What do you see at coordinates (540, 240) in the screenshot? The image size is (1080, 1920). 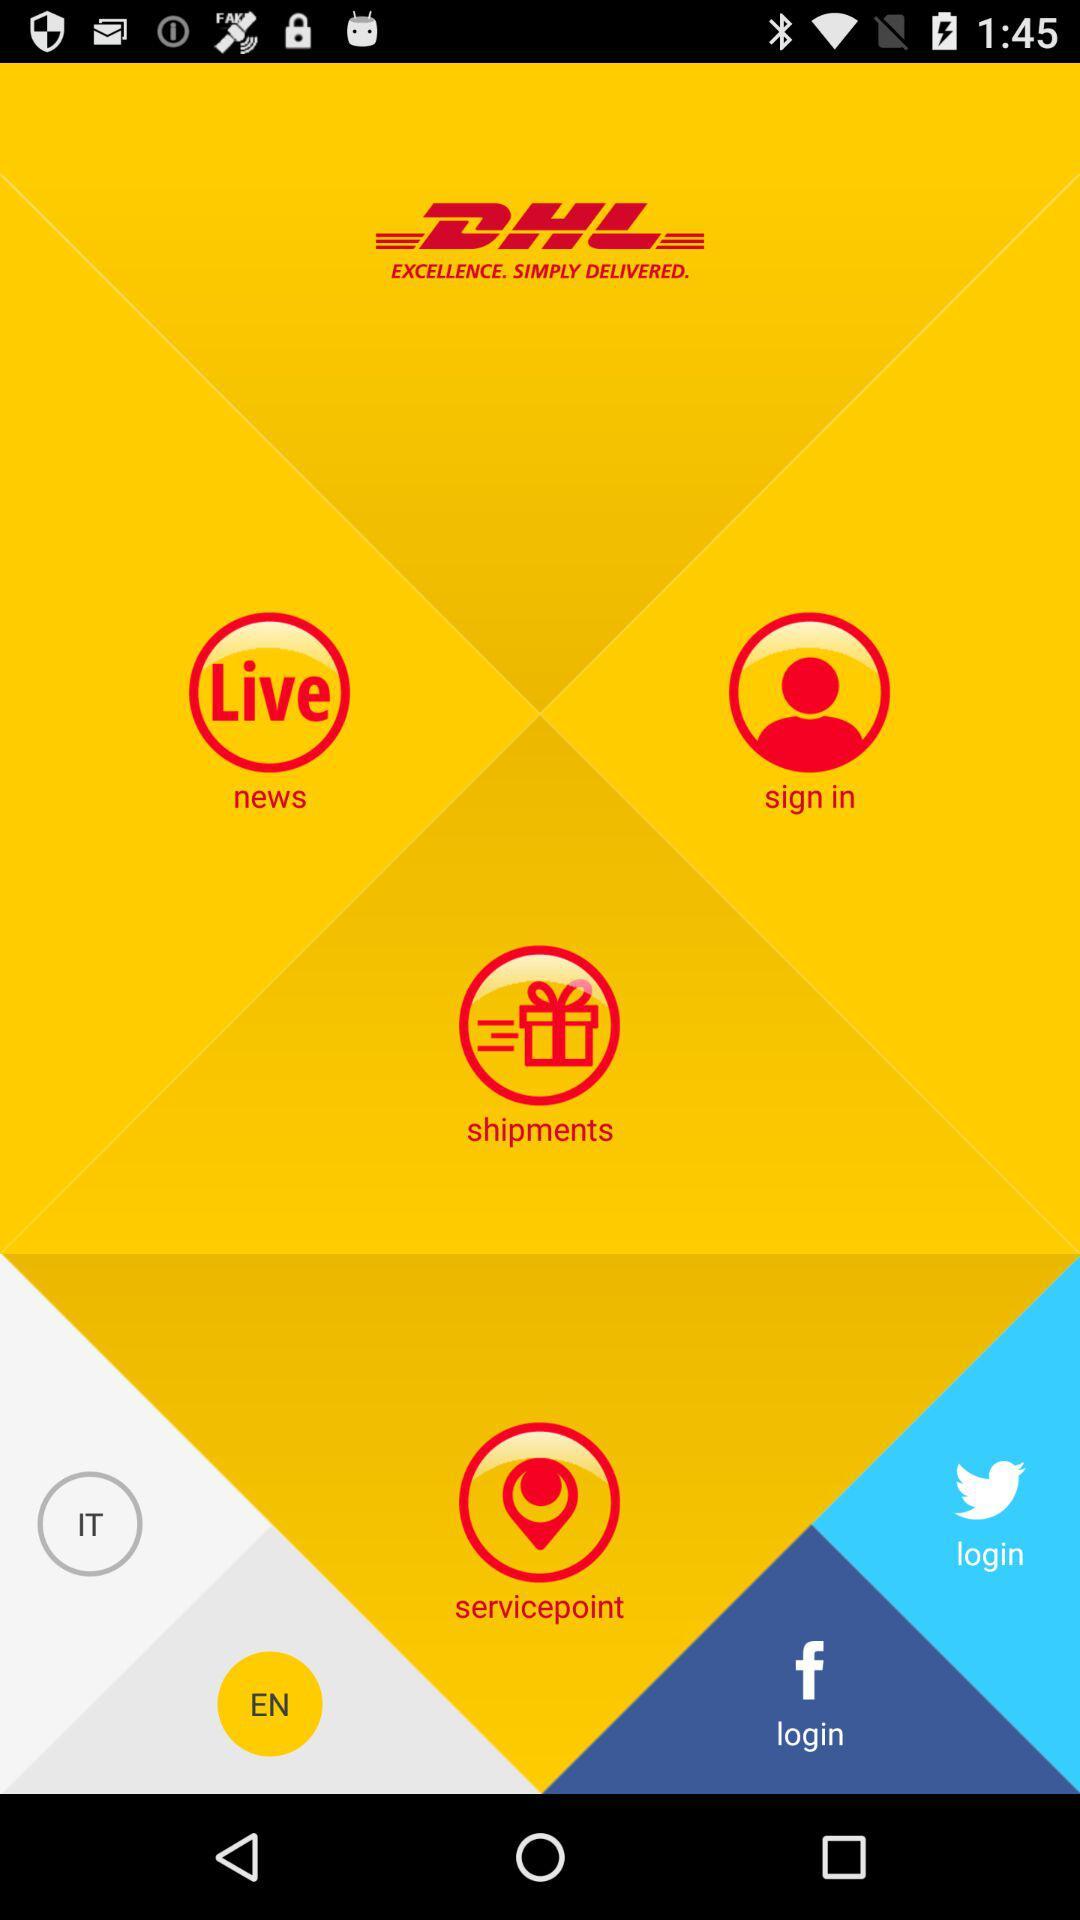 I see `the button at top` at bounding box center [540, 240].